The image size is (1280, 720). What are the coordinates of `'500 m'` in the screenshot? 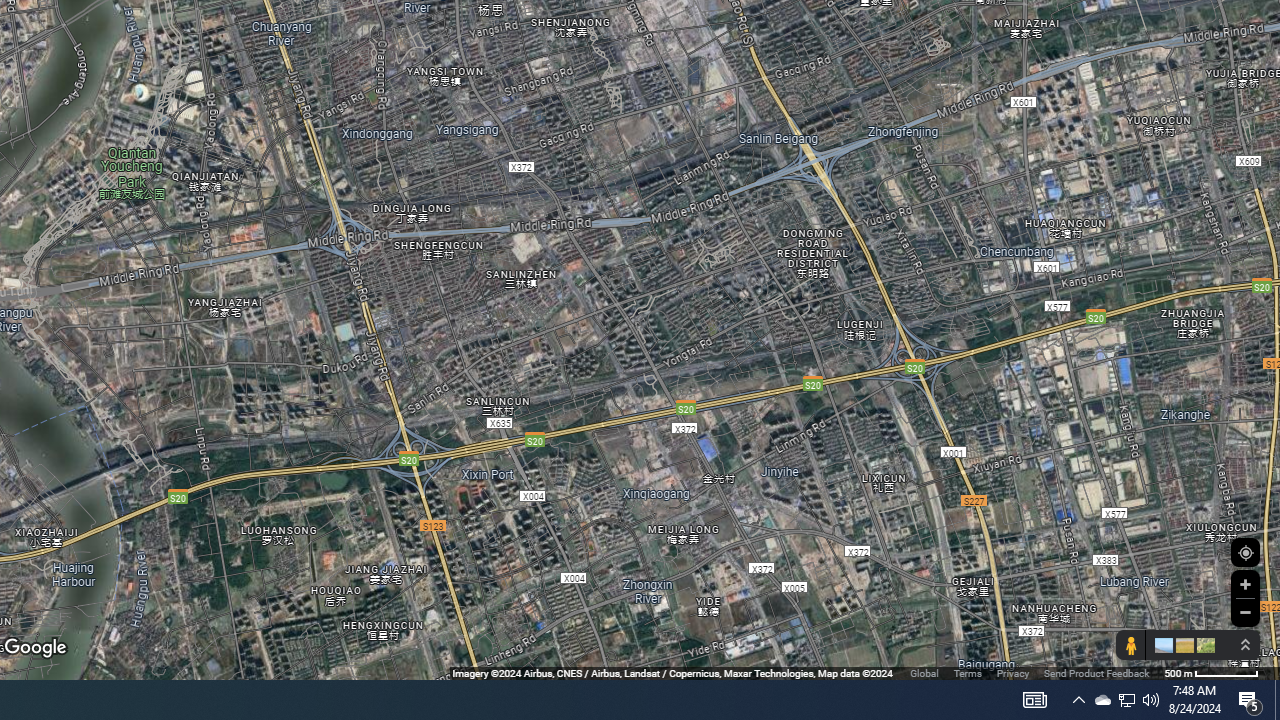 It's located at (1210, 673).